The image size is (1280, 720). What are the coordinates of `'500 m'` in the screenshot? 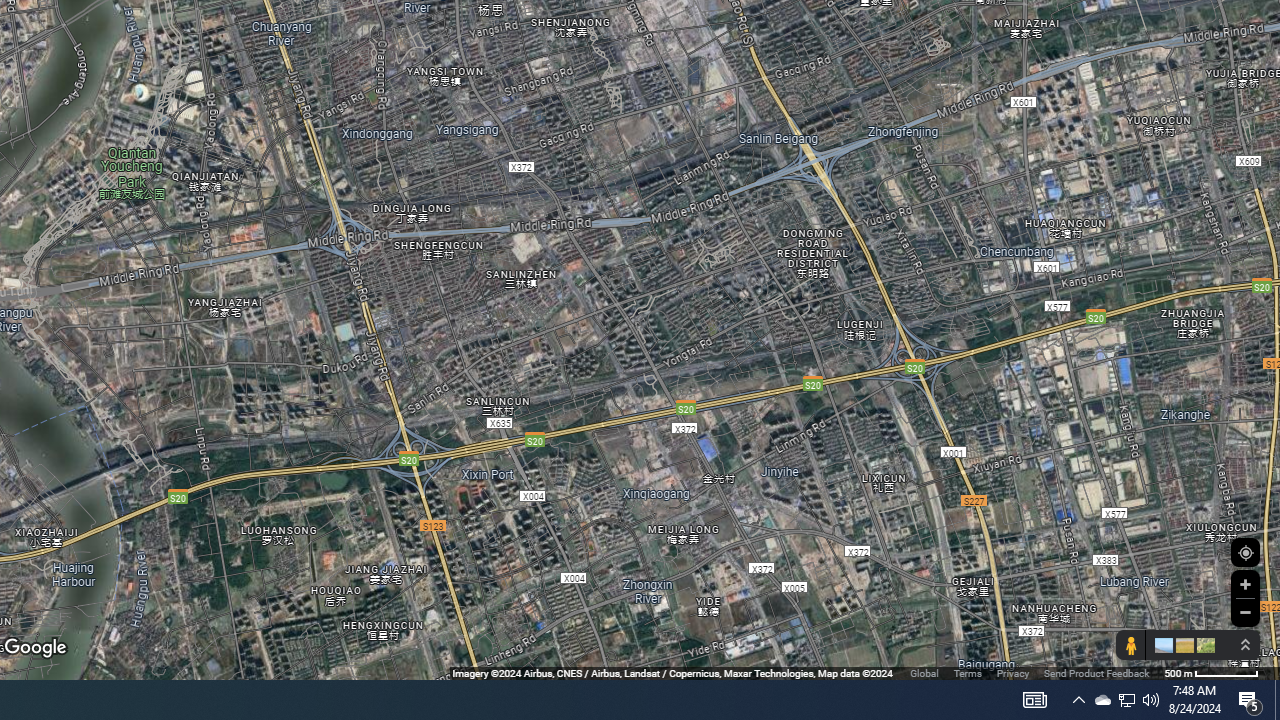 It's located at (1210, 673).